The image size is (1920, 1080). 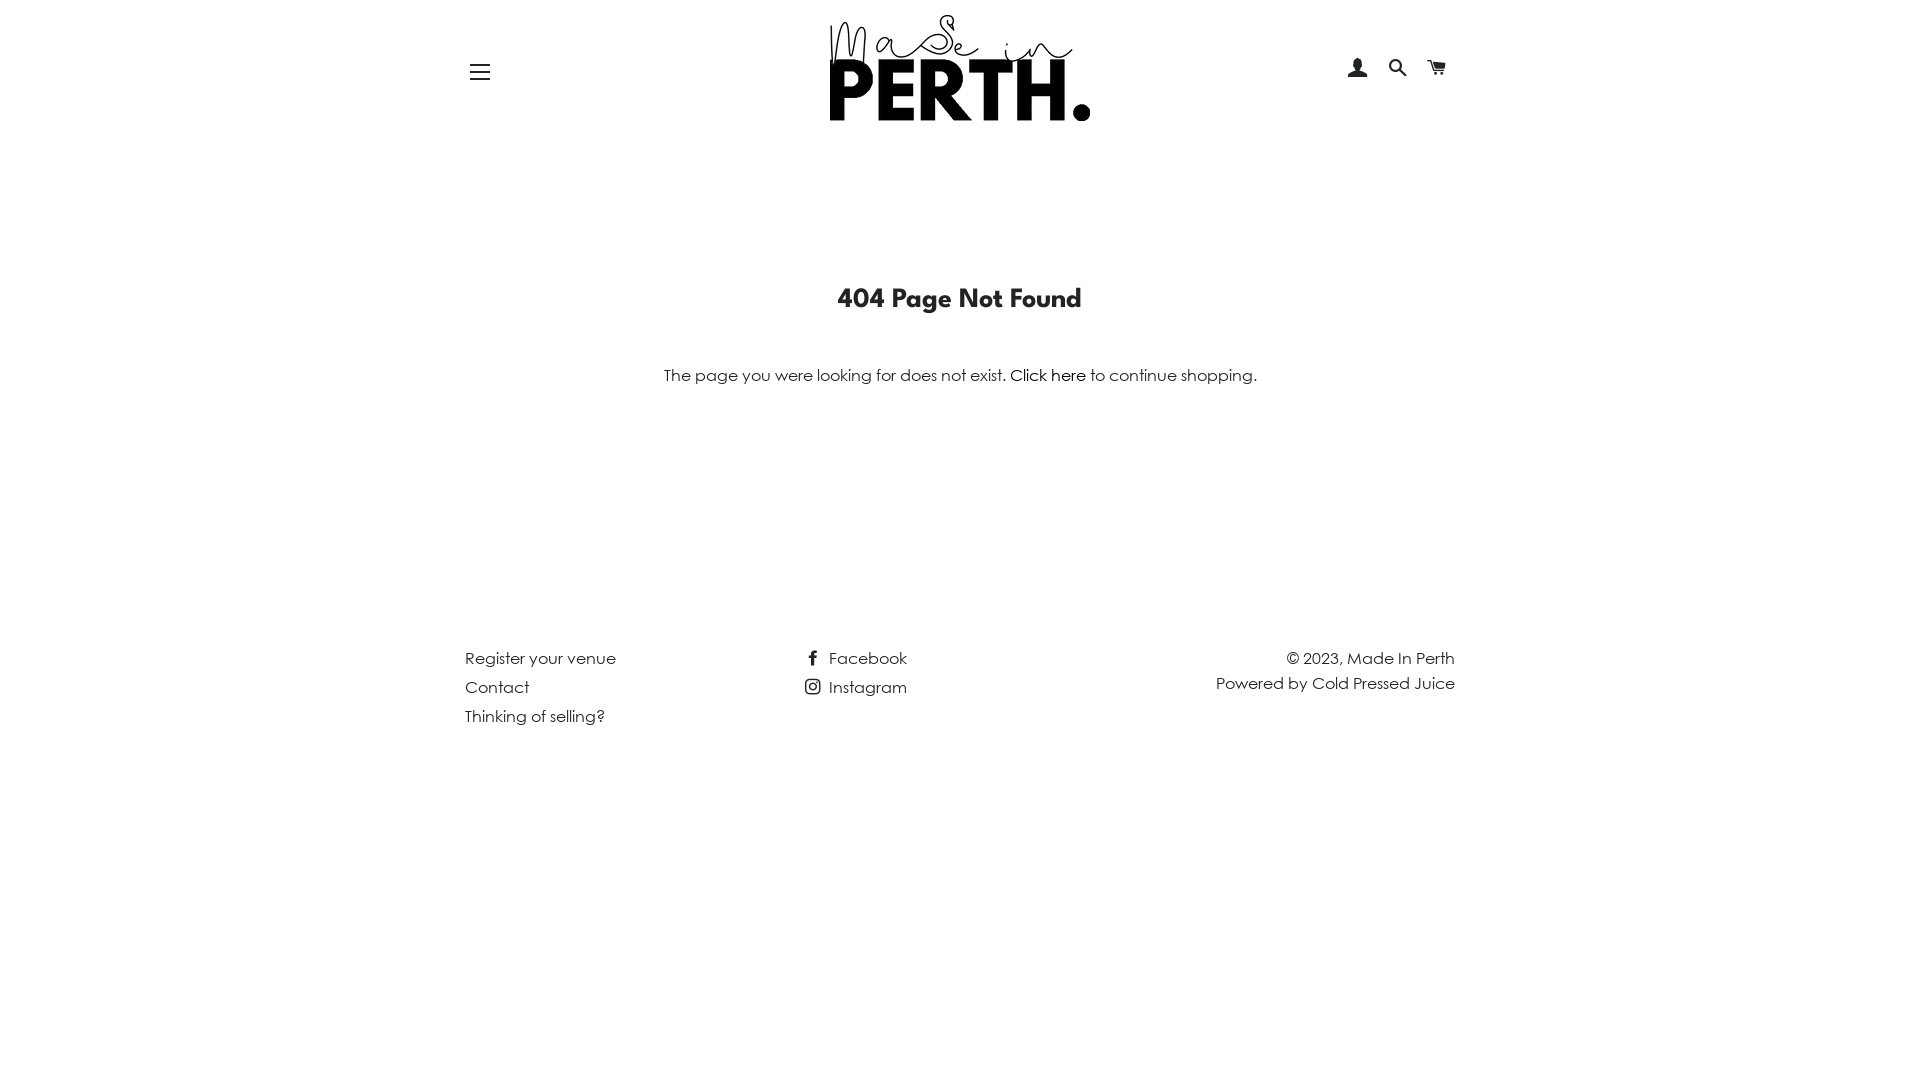 What do you see at coordinates (1046, 374) in the screenshot?
I see `'Click here'` at bounding box center [1046, 374].